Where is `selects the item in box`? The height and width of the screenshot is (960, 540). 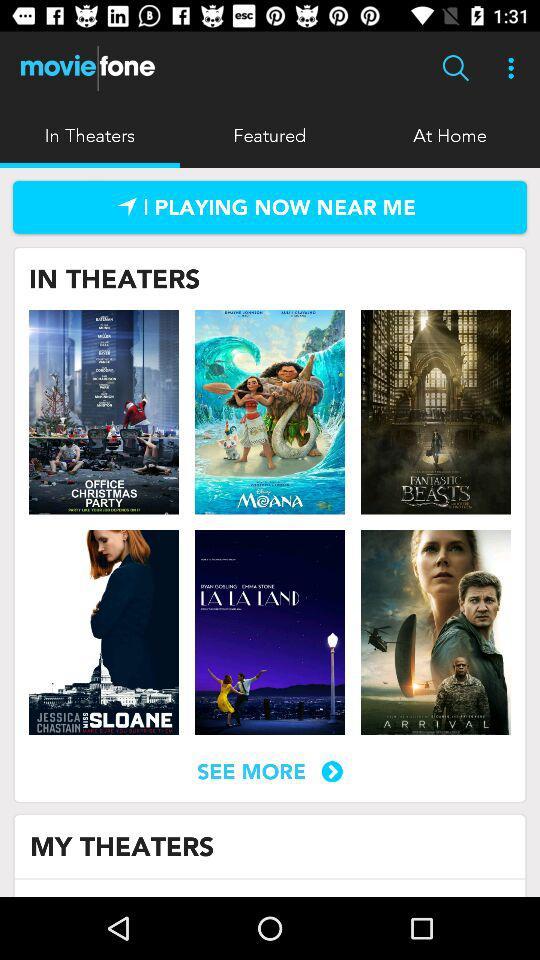
selects the item in box is located at coordinates (270, 631).